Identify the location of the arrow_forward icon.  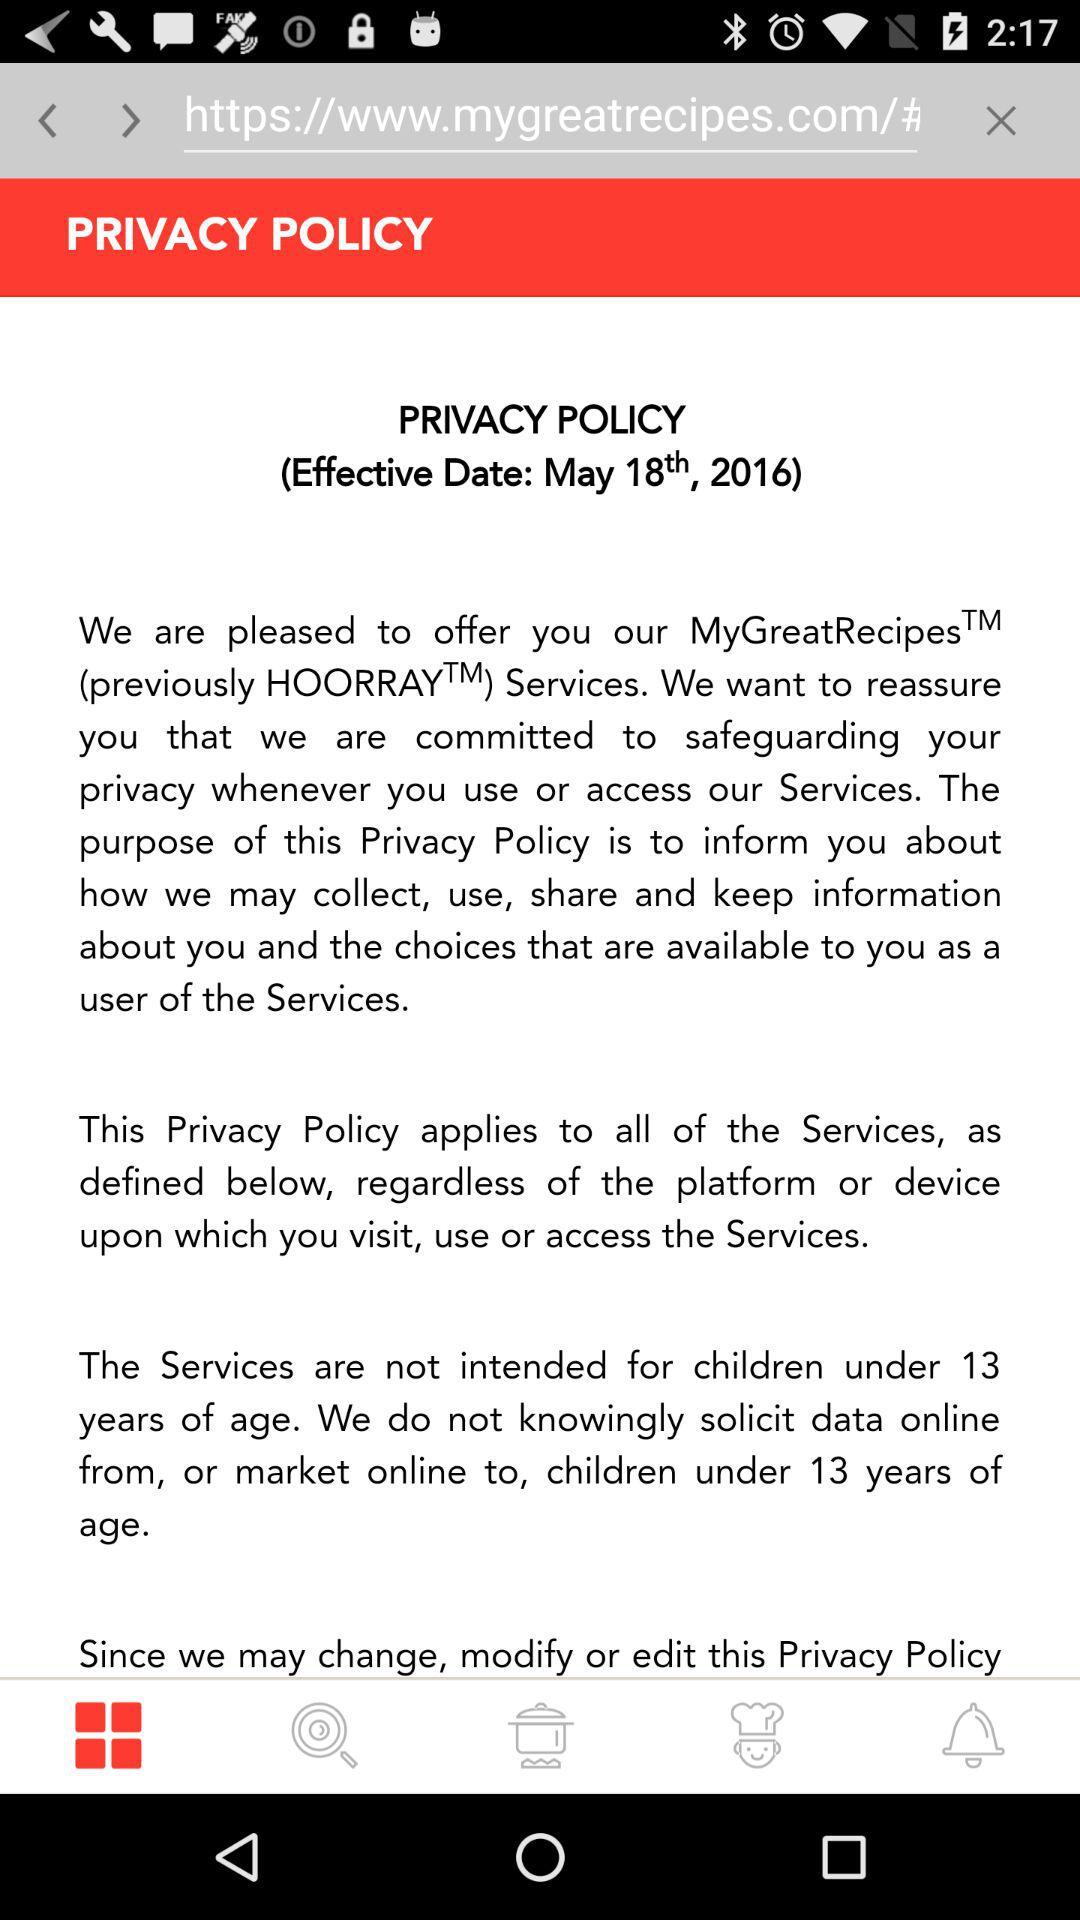
(131, 128).